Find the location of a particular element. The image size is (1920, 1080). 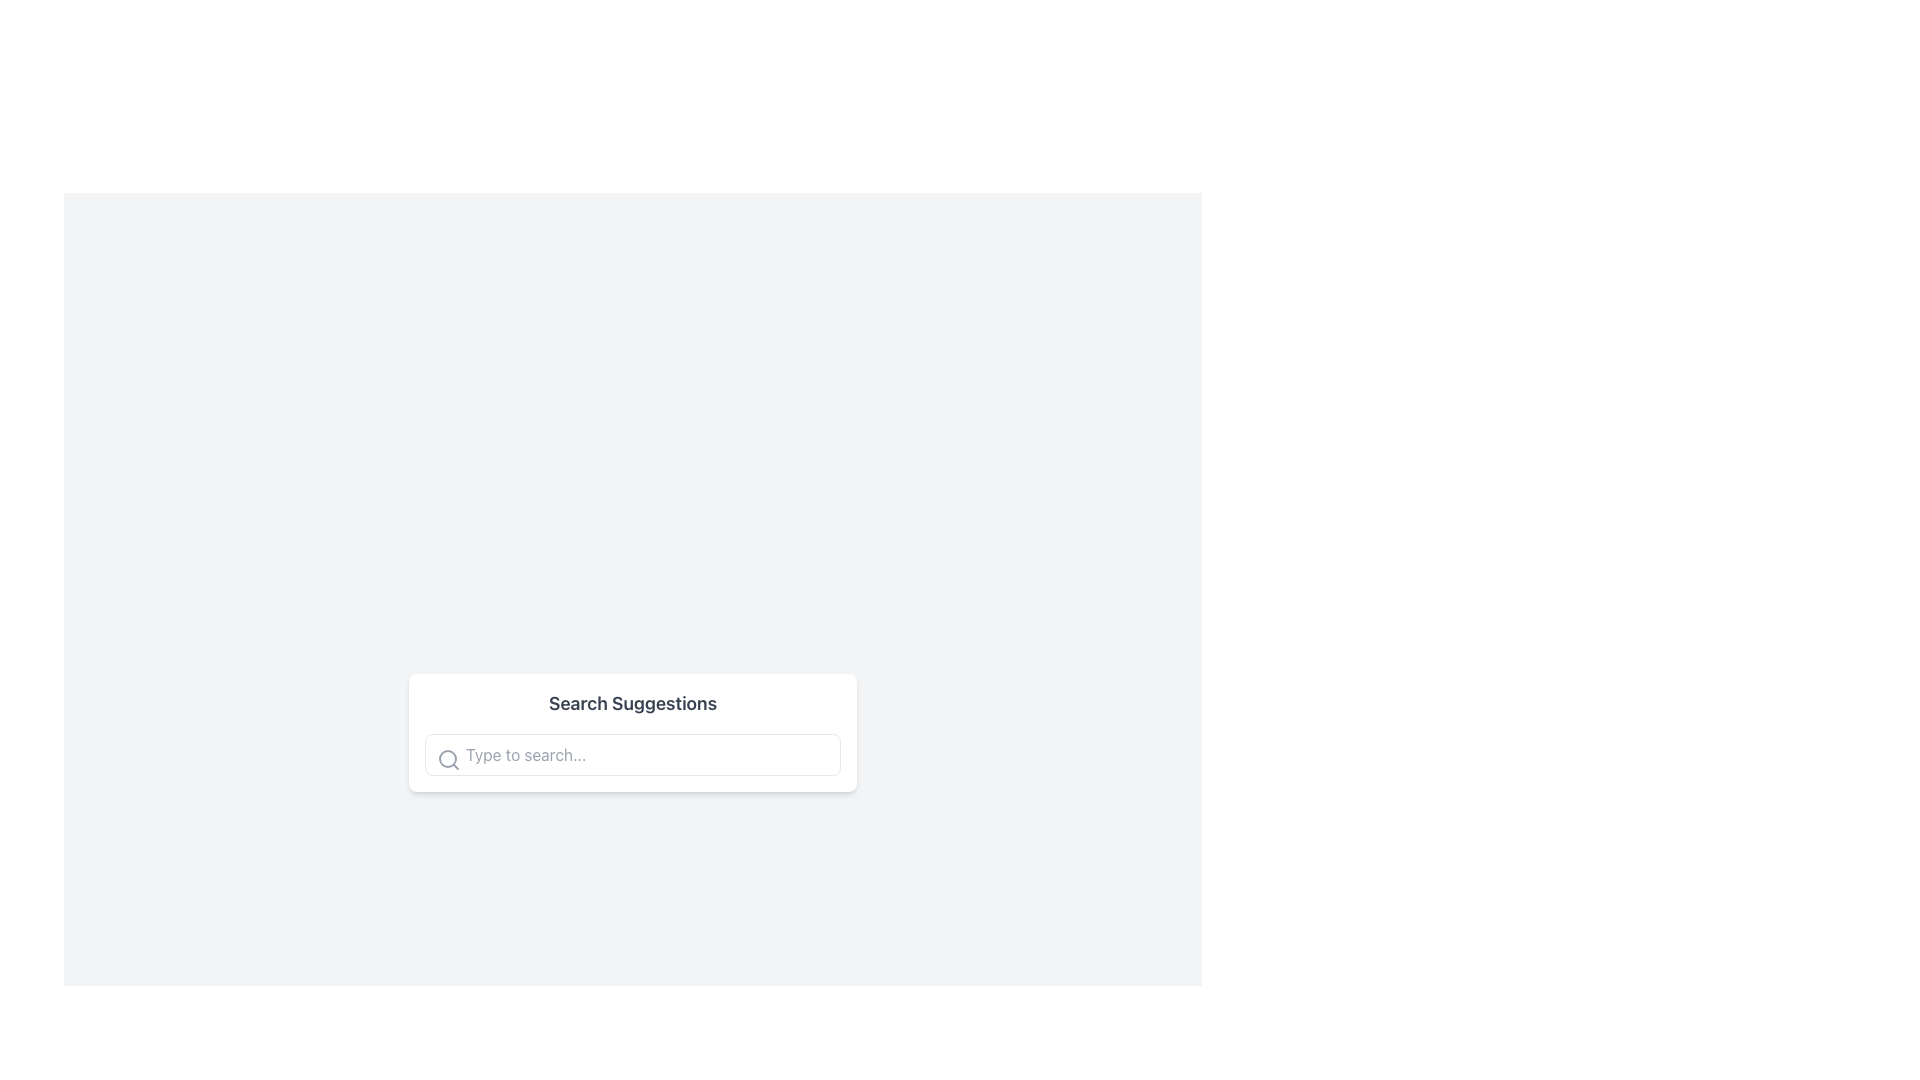

the Circle element of the magnifying glass icon, which serves as a visual indicator for search functionality in the search bar interface is located at coordinates (446, 759).